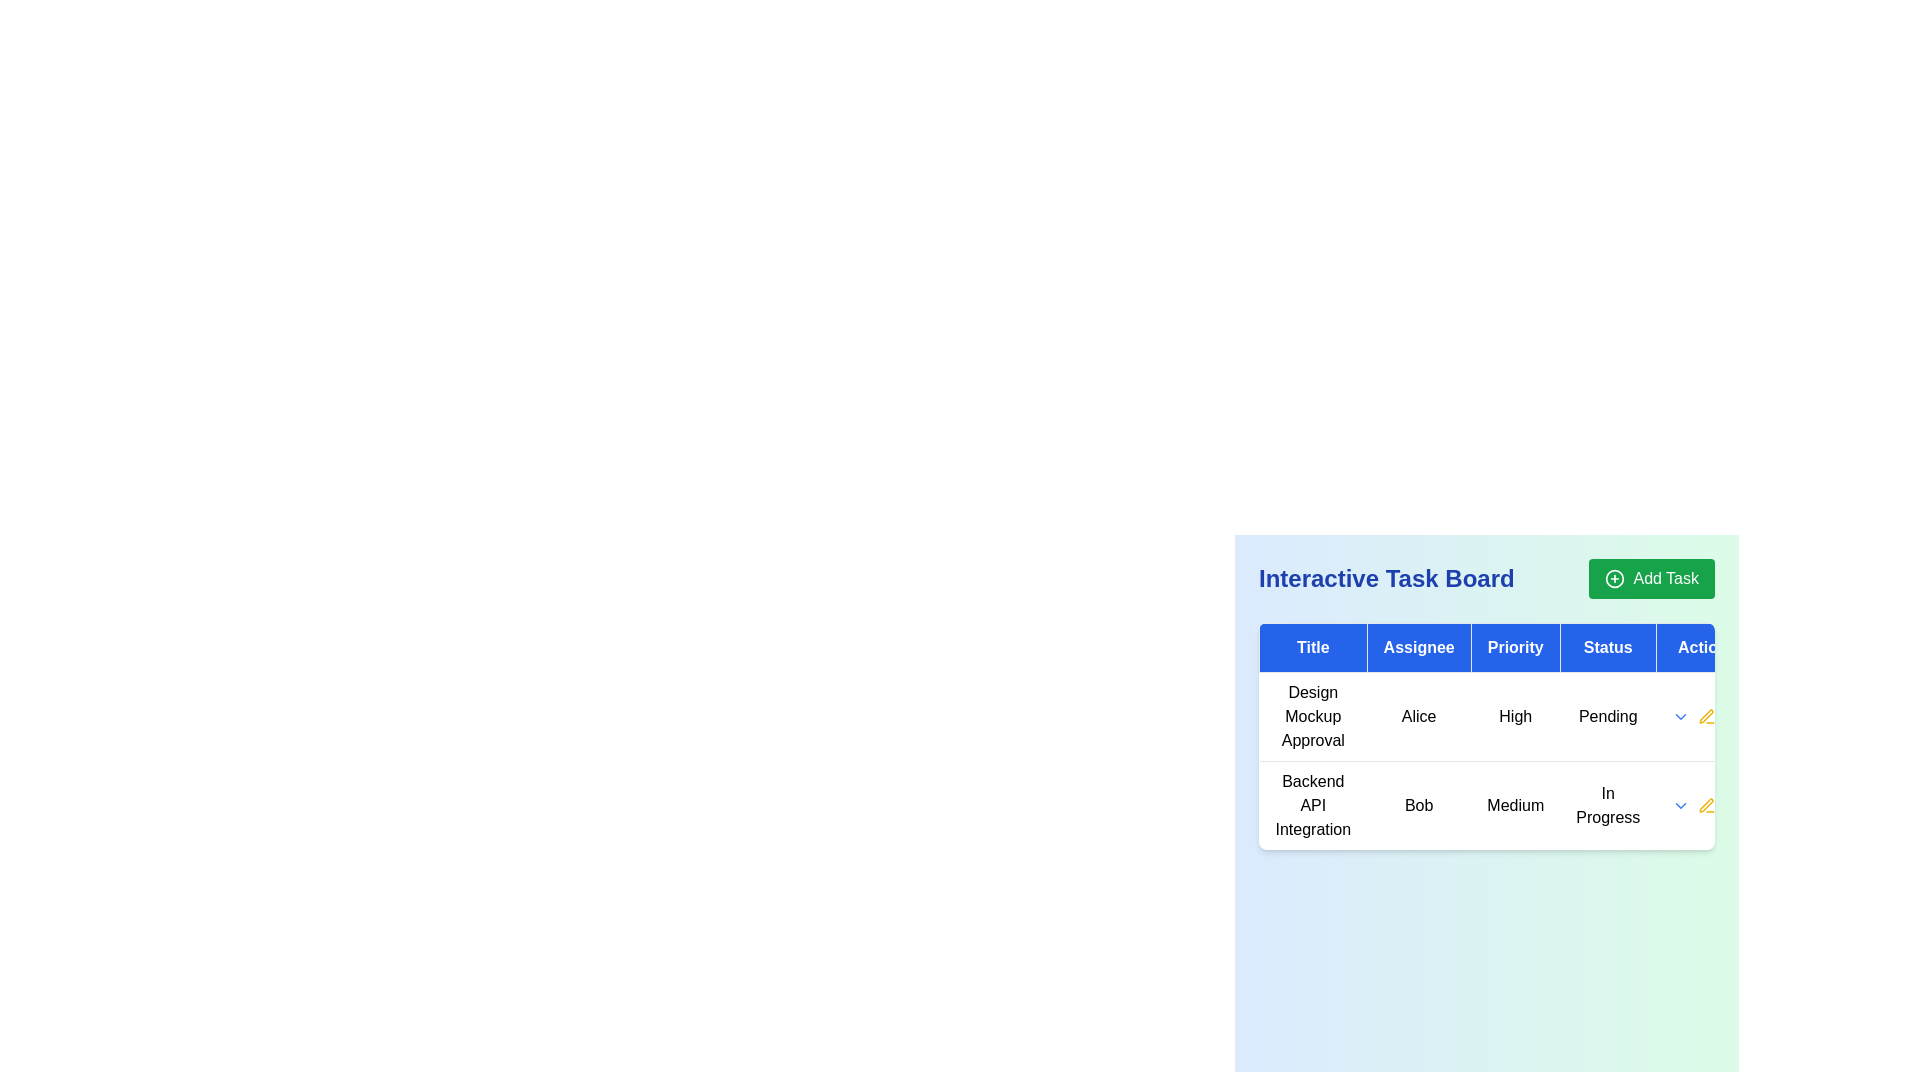 The height and width of the screenshot is (1080, 1920). I want to click on the 'Add Task' button by clicking on the green circle outline at the center of the SVG icon, so click(1615, 578).